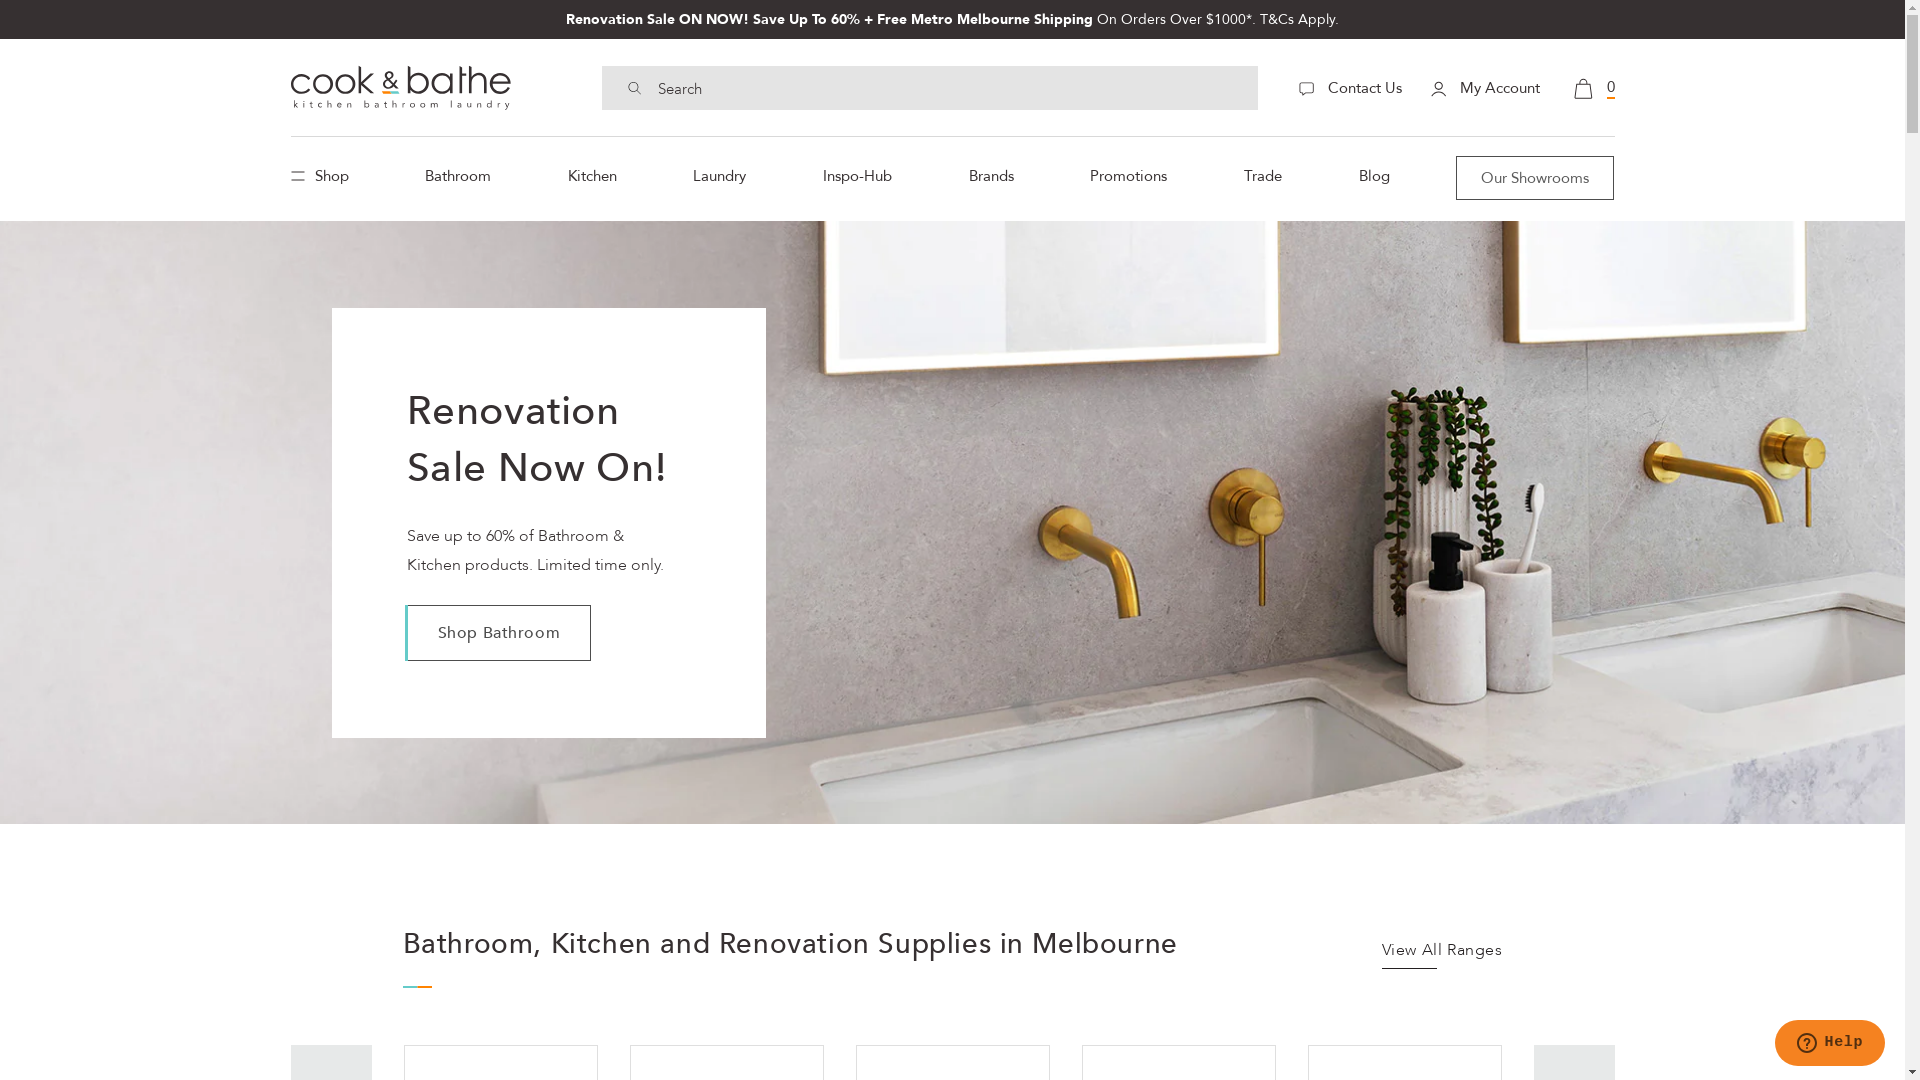  What do you see at coordinates (324, 175) in the screenshot?
I see `'Shop'` at bounding box center [324, 175].